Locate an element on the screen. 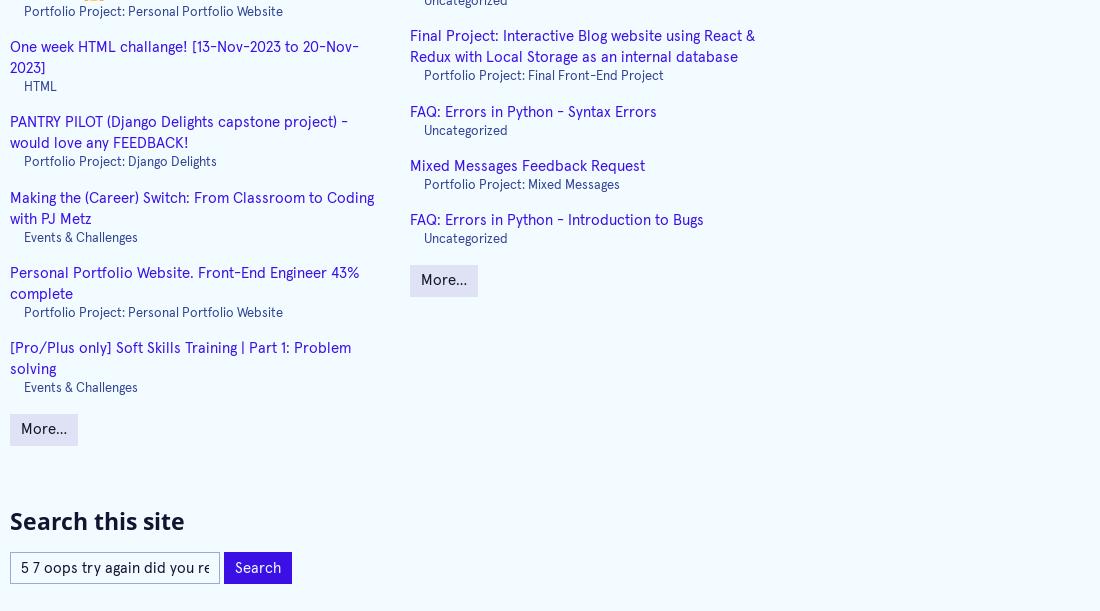  'Portfolio Project: Django Delights' is located at coordinates (120, 162).